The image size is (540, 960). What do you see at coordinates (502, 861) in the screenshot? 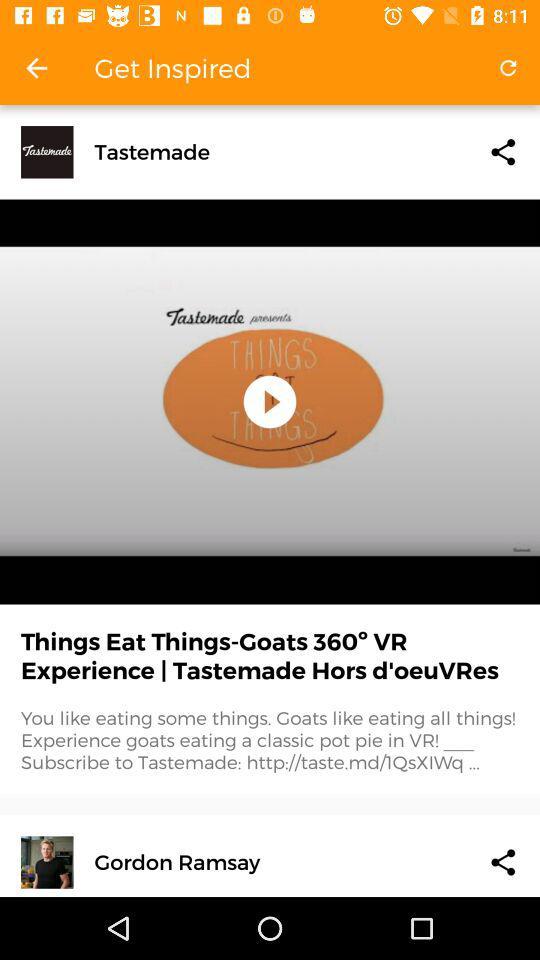
I see `share the video` at bounding box center [502, 861].